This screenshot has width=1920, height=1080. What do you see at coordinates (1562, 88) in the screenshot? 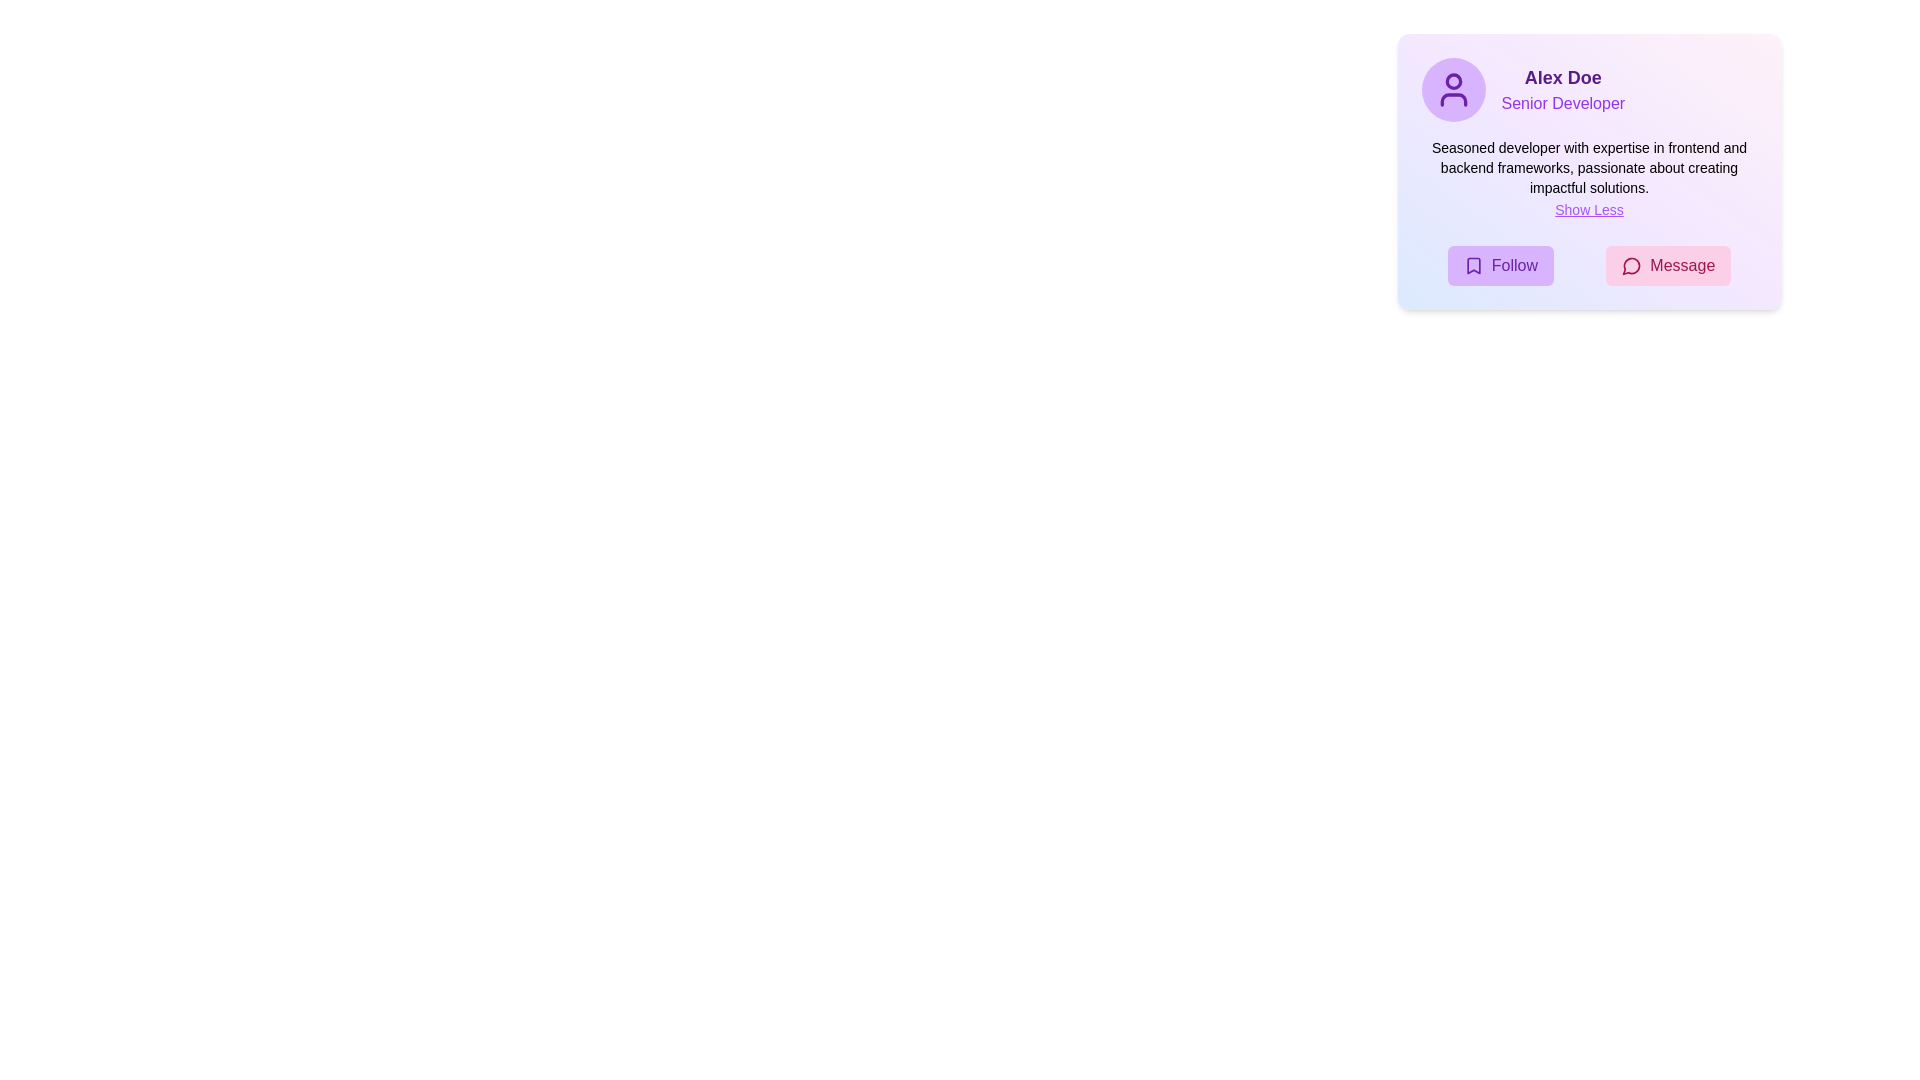
I see `the text block displaying the name and title of the professional, located at the top center-right of the card interface` at bounding box center [1562, 88].